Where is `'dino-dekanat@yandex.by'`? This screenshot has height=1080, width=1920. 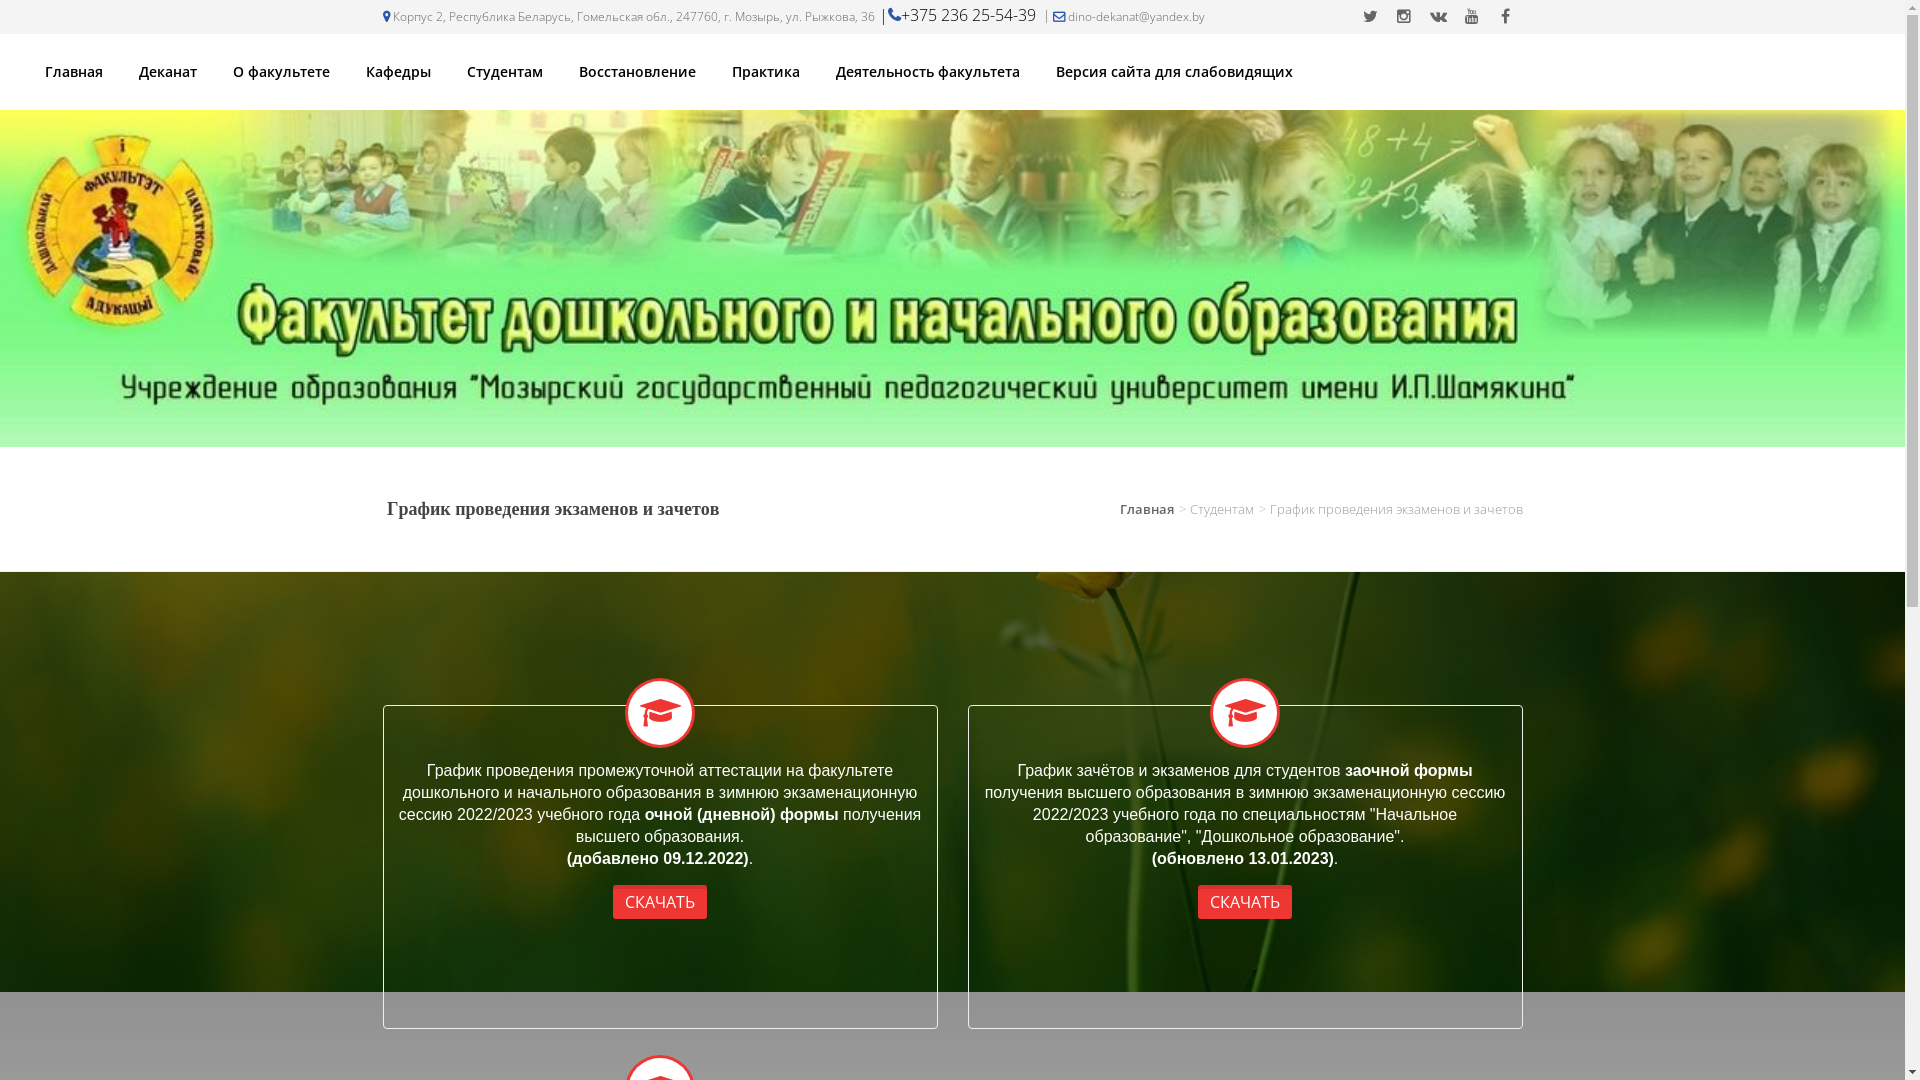 'dino-dekanat@yandex.by' is located at coordinates (1122, 16).